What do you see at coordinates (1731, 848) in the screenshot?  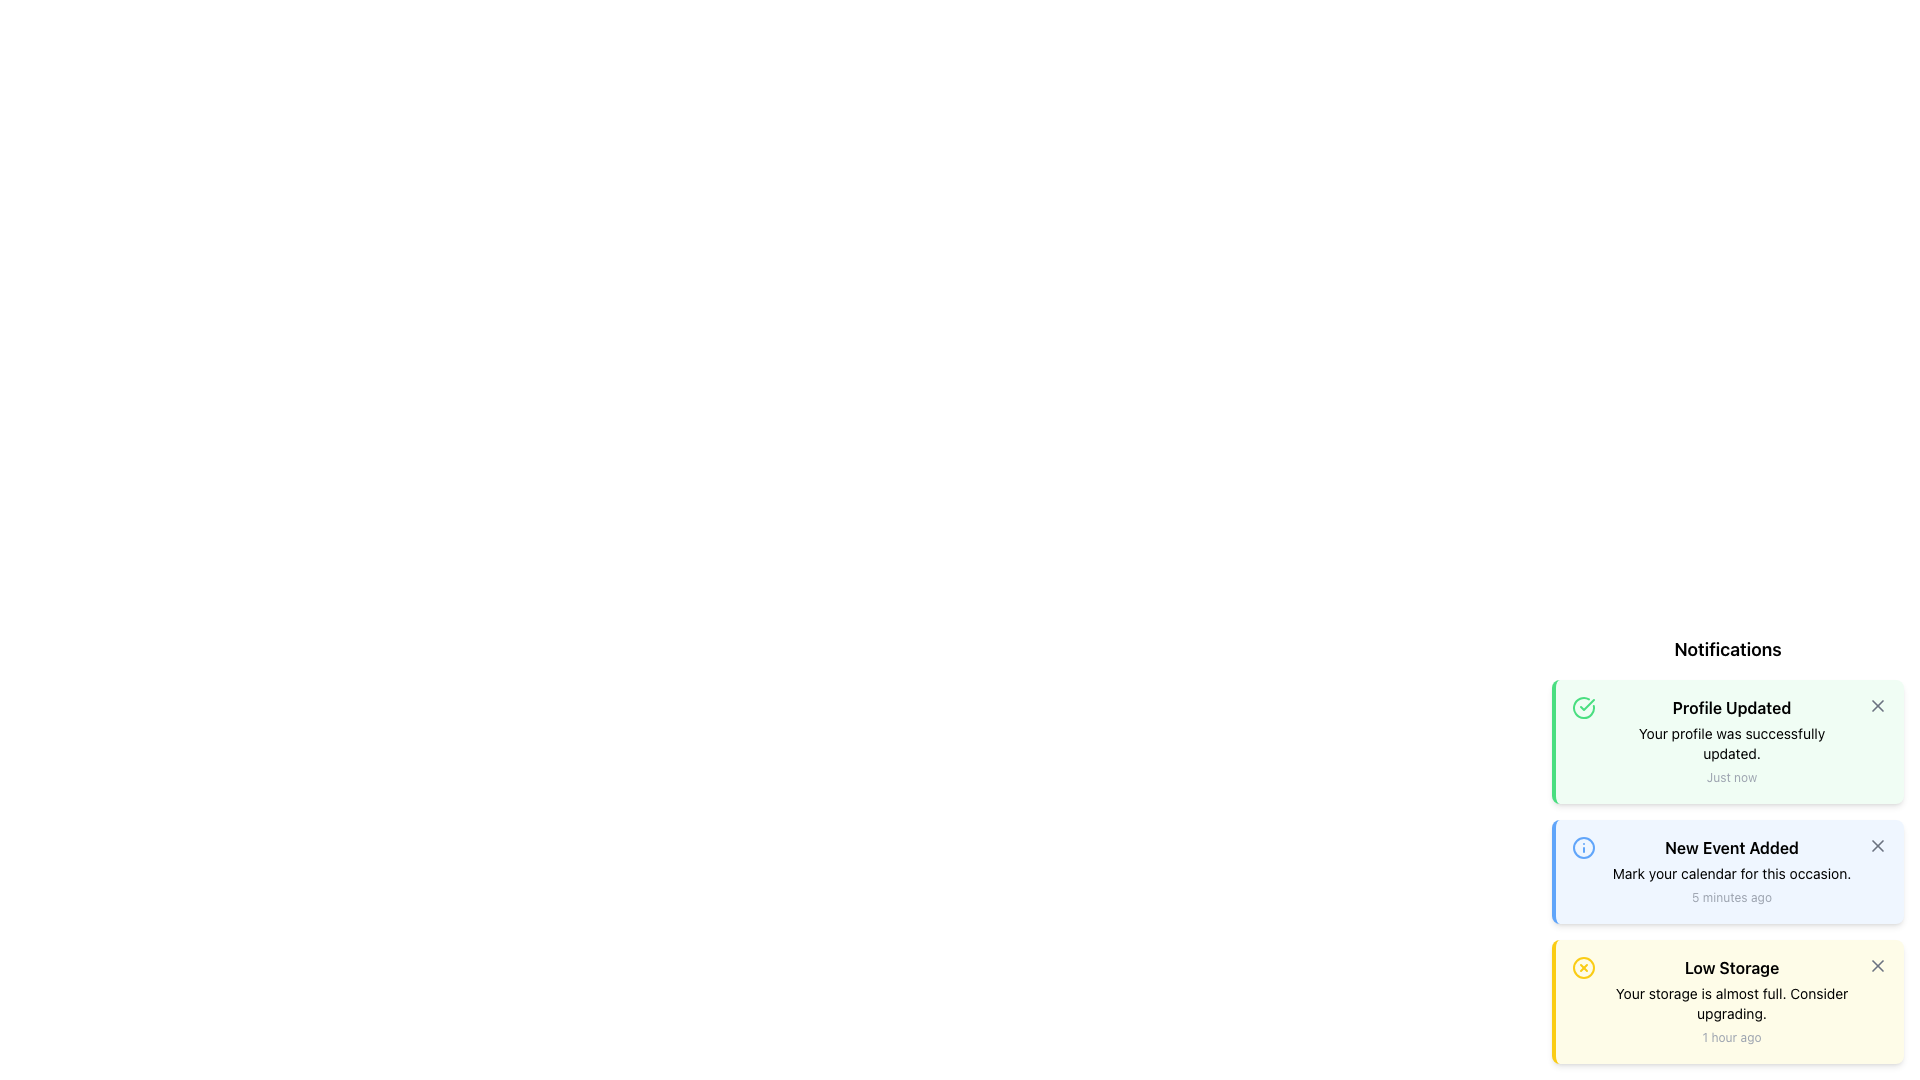 I see `the 'New Event Added' text label in the Notifications section, which is styled with bold, medium font size and is the topmost text component in the notification bubble` at bounding box center [1731, 848].